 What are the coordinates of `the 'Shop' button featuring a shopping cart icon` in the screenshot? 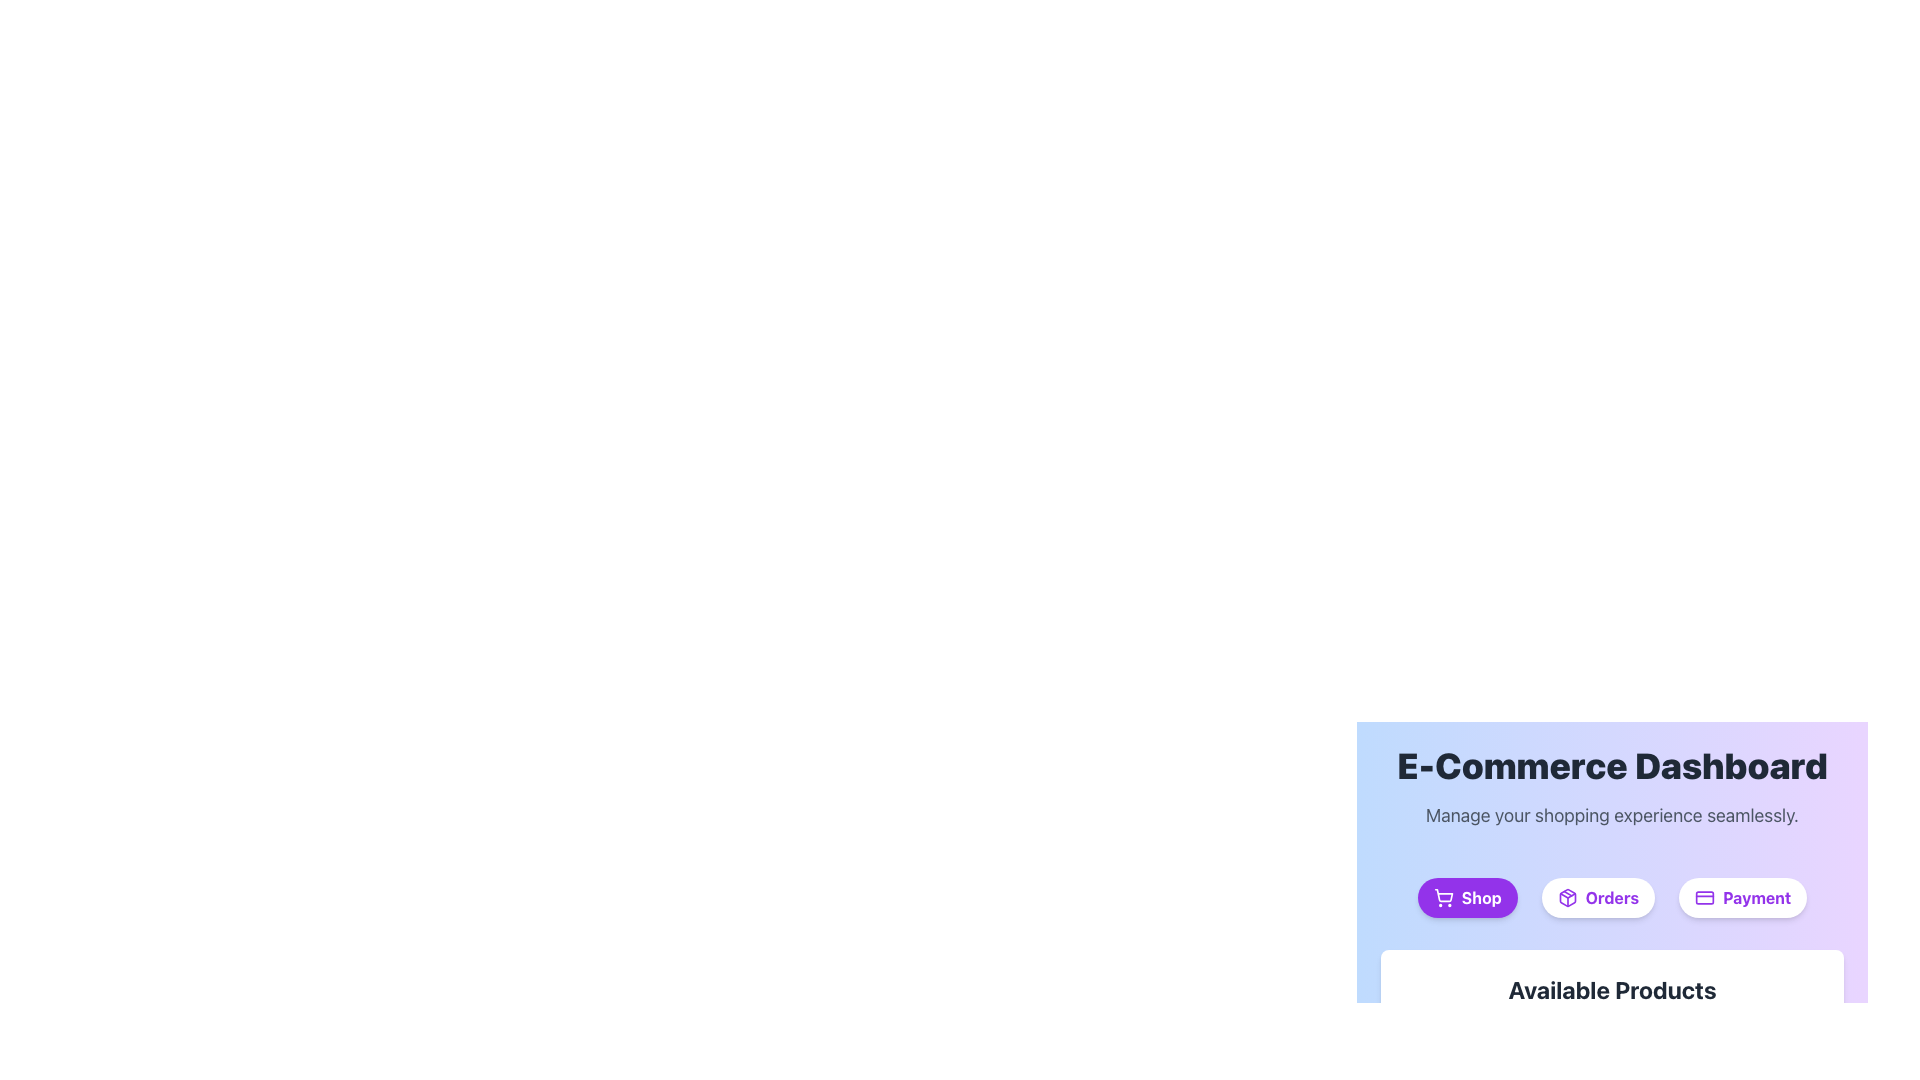 It's located at (1443, 894).